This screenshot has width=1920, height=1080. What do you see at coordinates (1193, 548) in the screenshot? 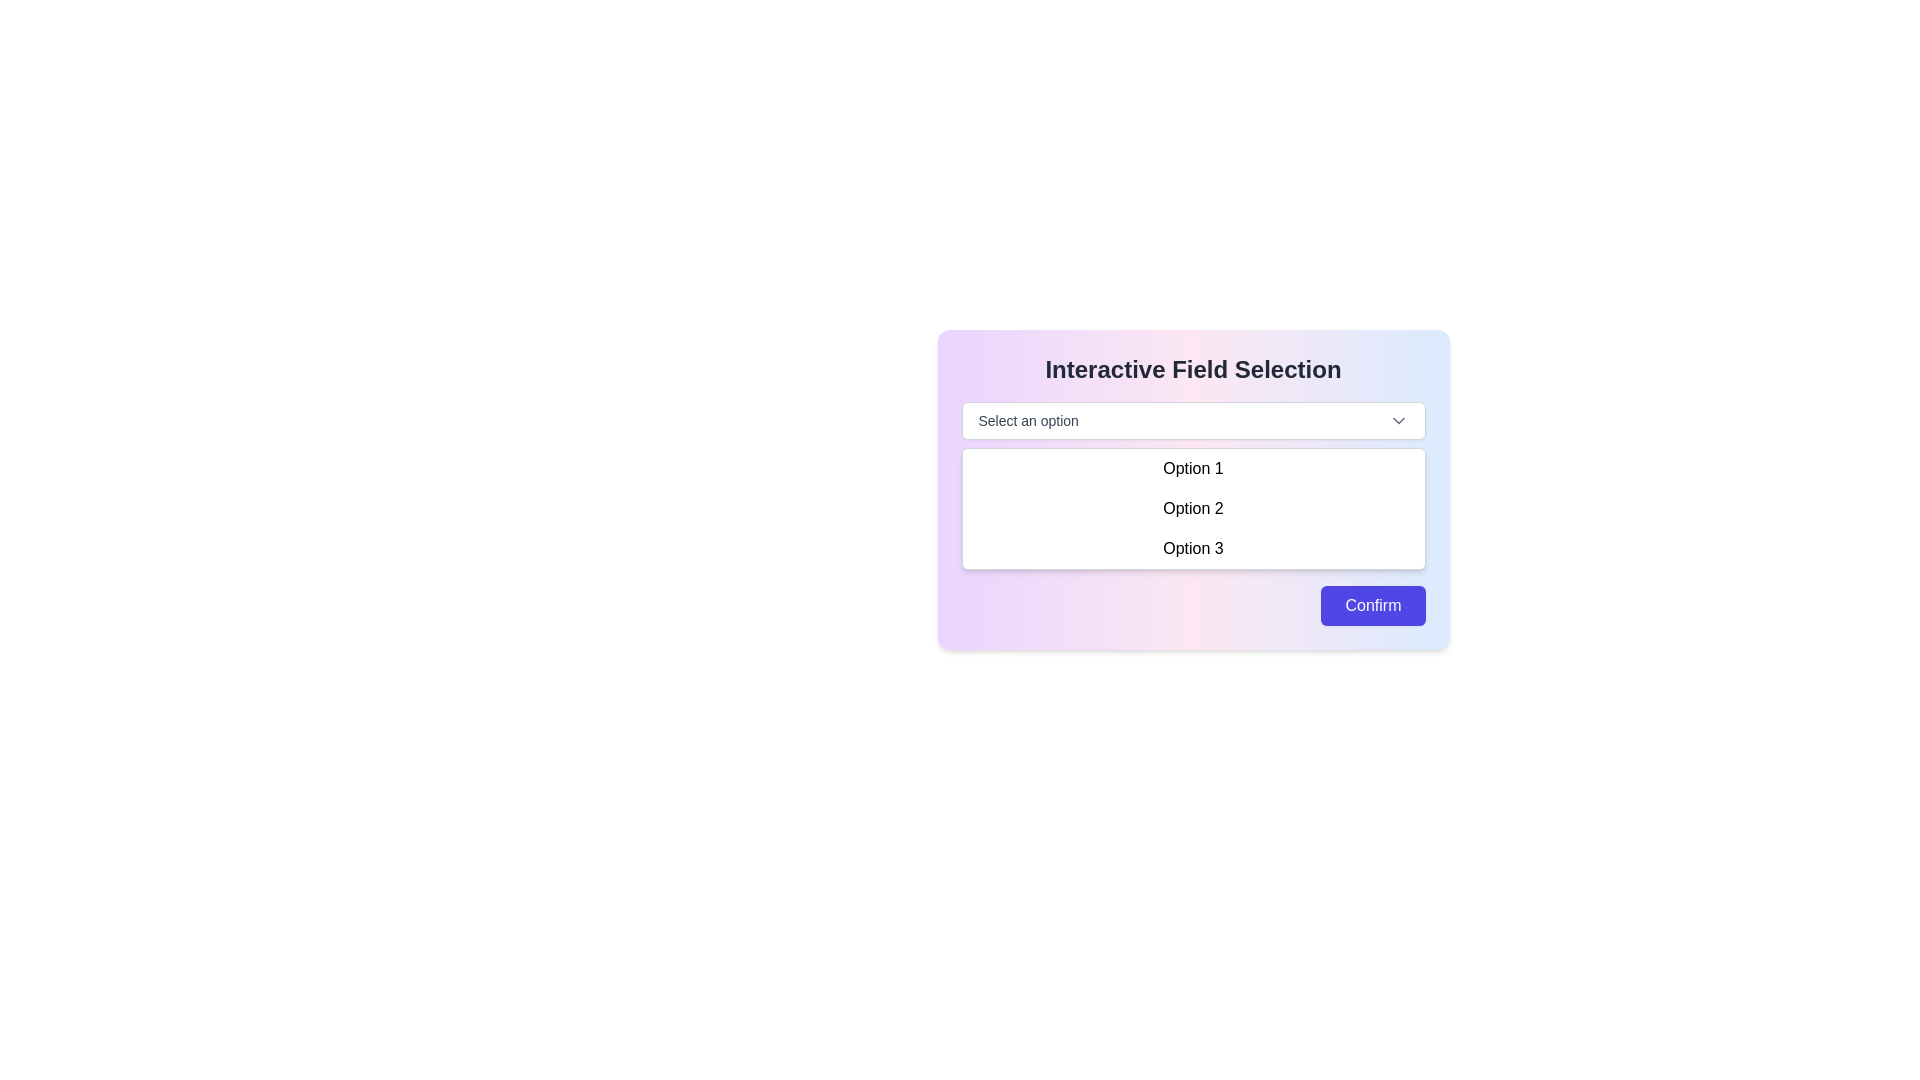
I see `the 'Option 3' dropdown element, which is the third and bottom-most choice in the dropdown menu located beneath 'Option 2'` at bounding box center [1193, 548].